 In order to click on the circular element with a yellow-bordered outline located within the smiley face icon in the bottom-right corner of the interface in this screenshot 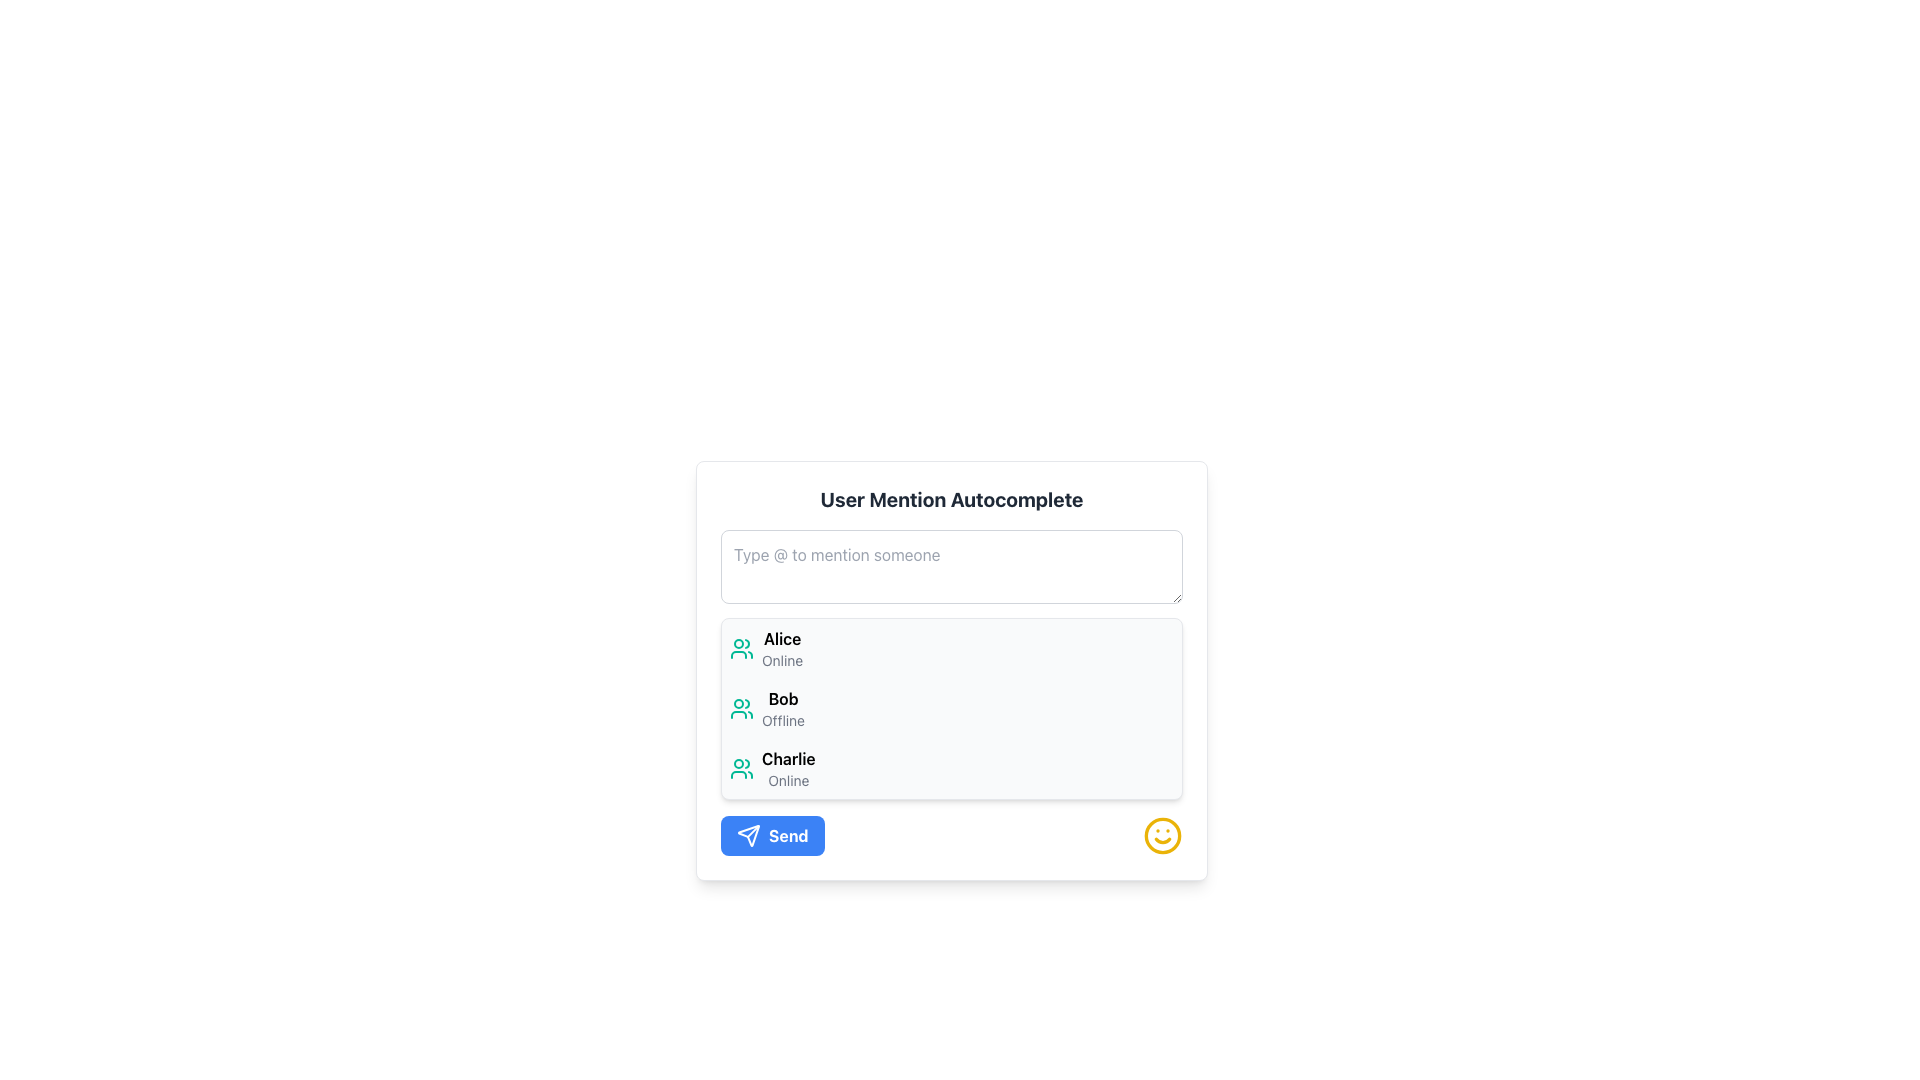, I will do `click(1162, 836)`.